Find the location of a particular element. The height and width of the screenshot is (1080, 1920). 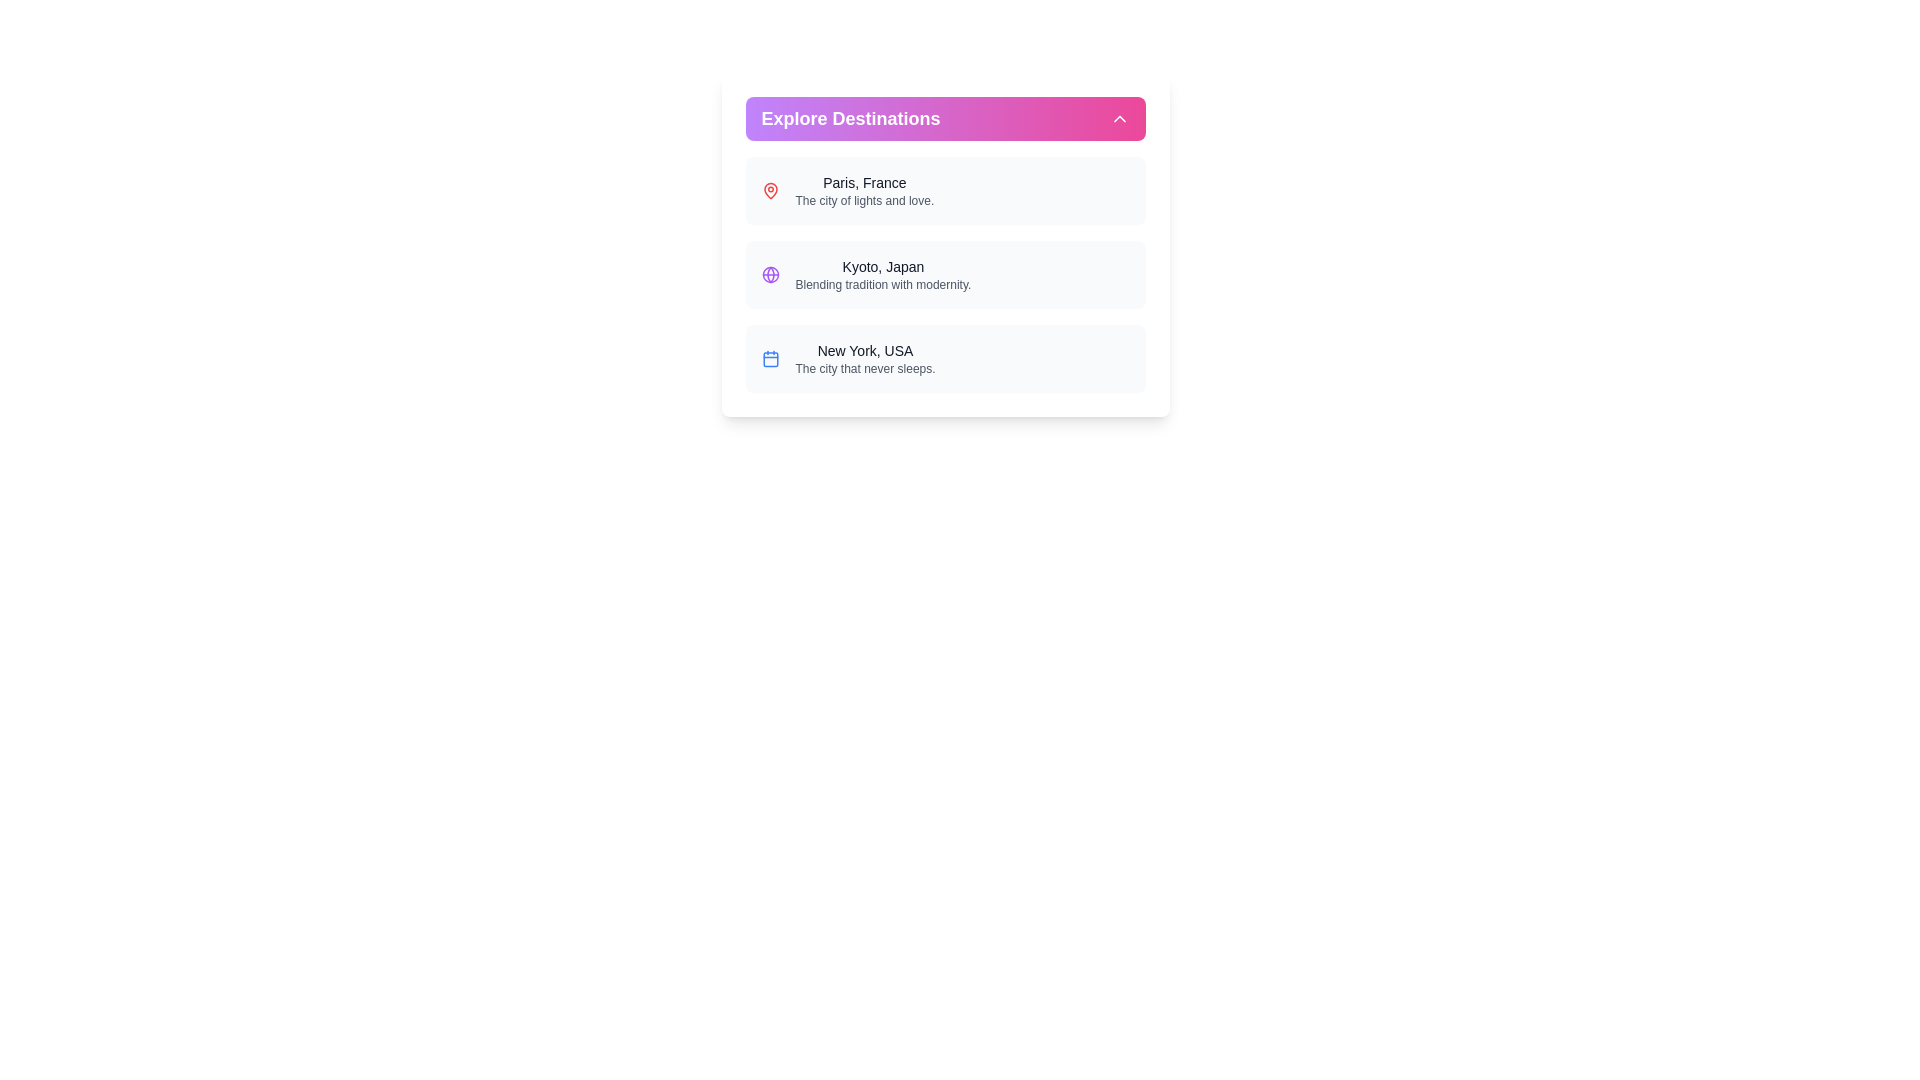

the second entry of the list item, which is visually presented with a title and subtitle in a light background is located at coordinates (944, 274).